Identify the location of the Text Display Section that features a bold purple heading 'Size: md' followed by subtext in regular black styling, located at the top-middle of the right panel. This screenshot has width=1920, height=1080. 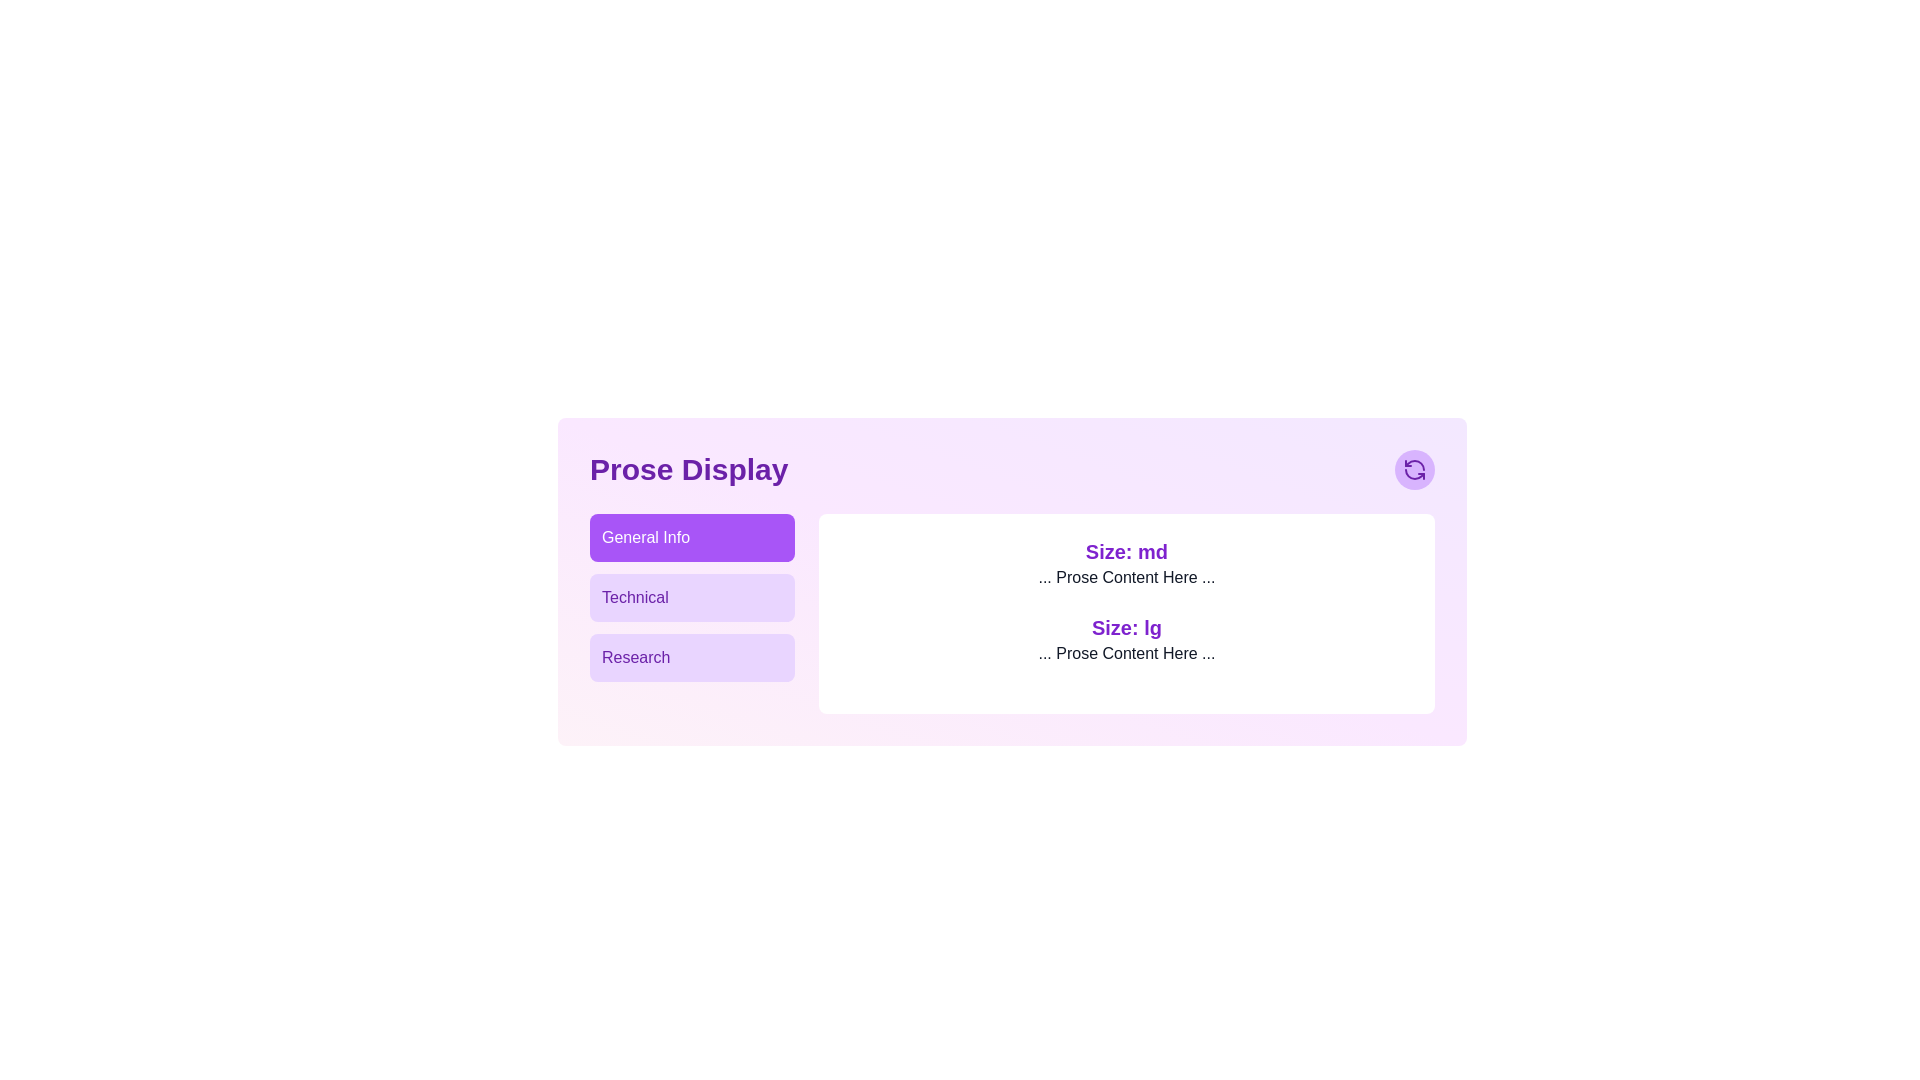
(1127, 563).